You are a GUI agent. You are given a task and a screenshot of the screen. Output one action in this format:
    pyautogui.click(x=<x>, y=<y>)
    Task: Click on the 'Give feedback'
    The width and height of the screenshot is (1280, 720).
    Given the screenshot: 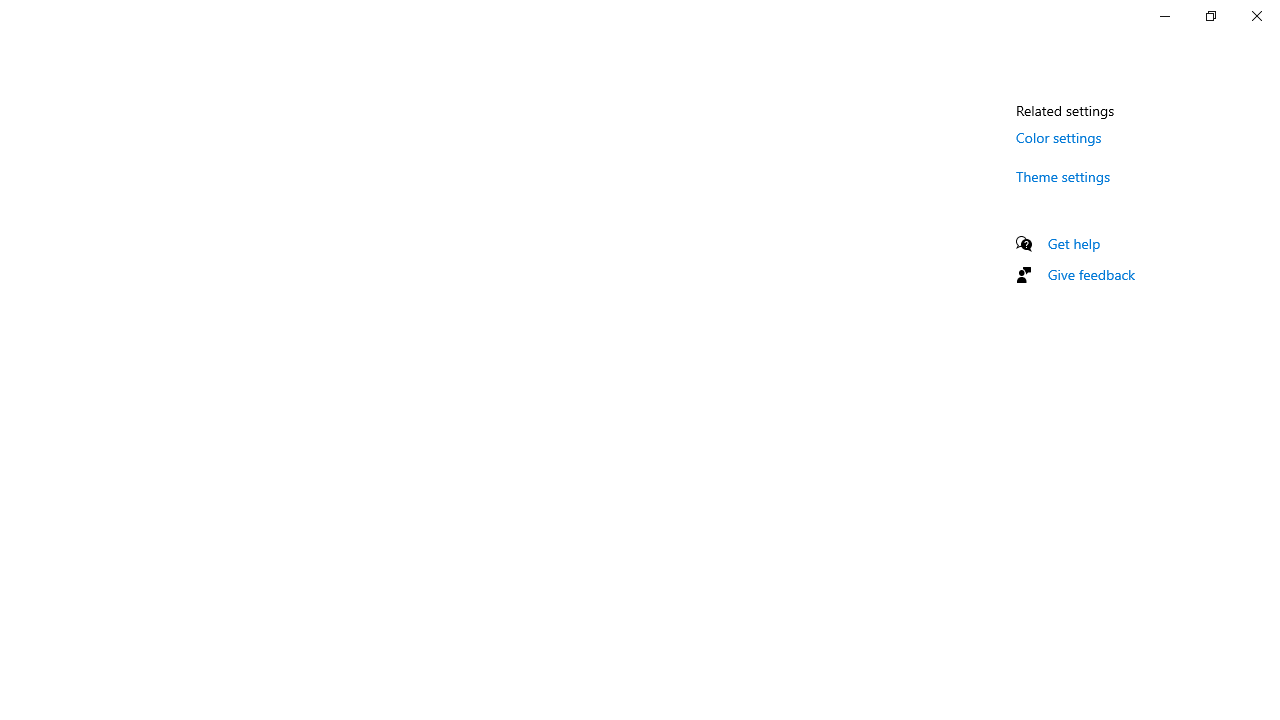 What is the action you would take?
    pyautogui.click(x=1090, y=274)
    